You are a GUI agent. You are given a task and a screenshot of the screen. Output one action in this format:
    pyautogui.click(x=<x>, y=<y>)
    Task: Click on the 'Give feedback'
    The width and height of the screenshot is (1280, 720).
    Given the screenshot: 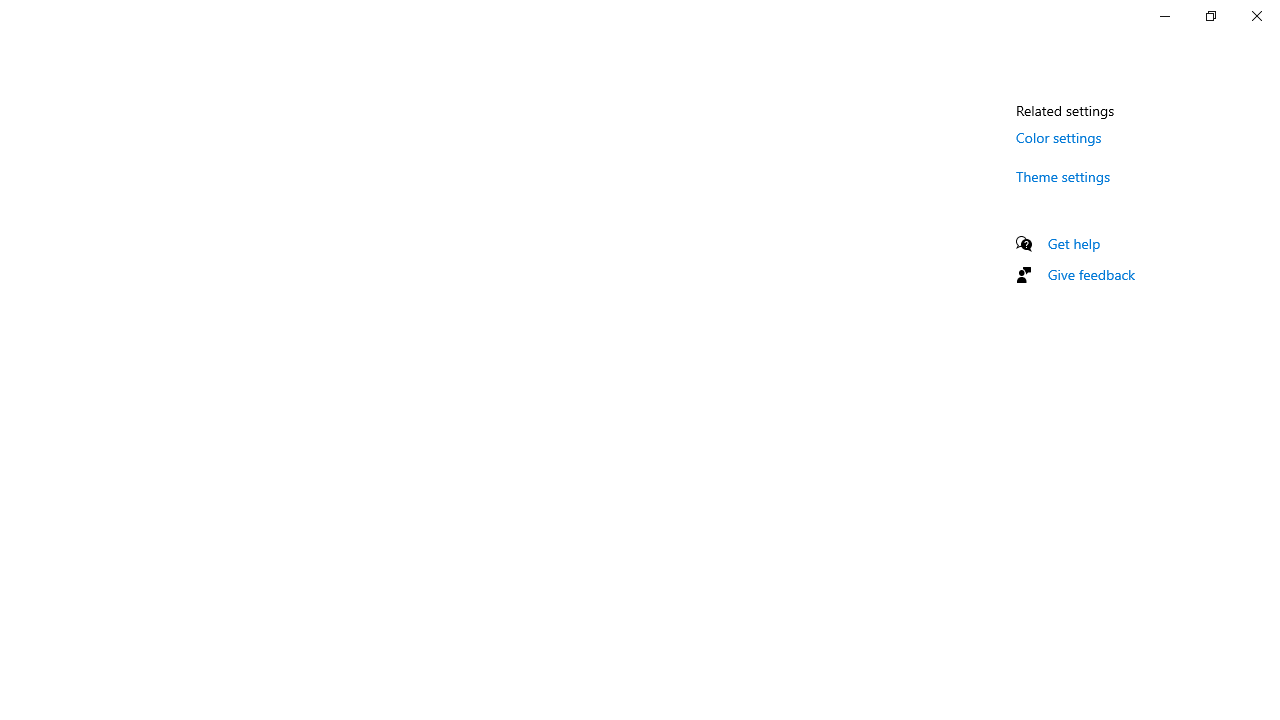 What is the action you would take?
    pyautogui.click(x=1090, y=274)
    